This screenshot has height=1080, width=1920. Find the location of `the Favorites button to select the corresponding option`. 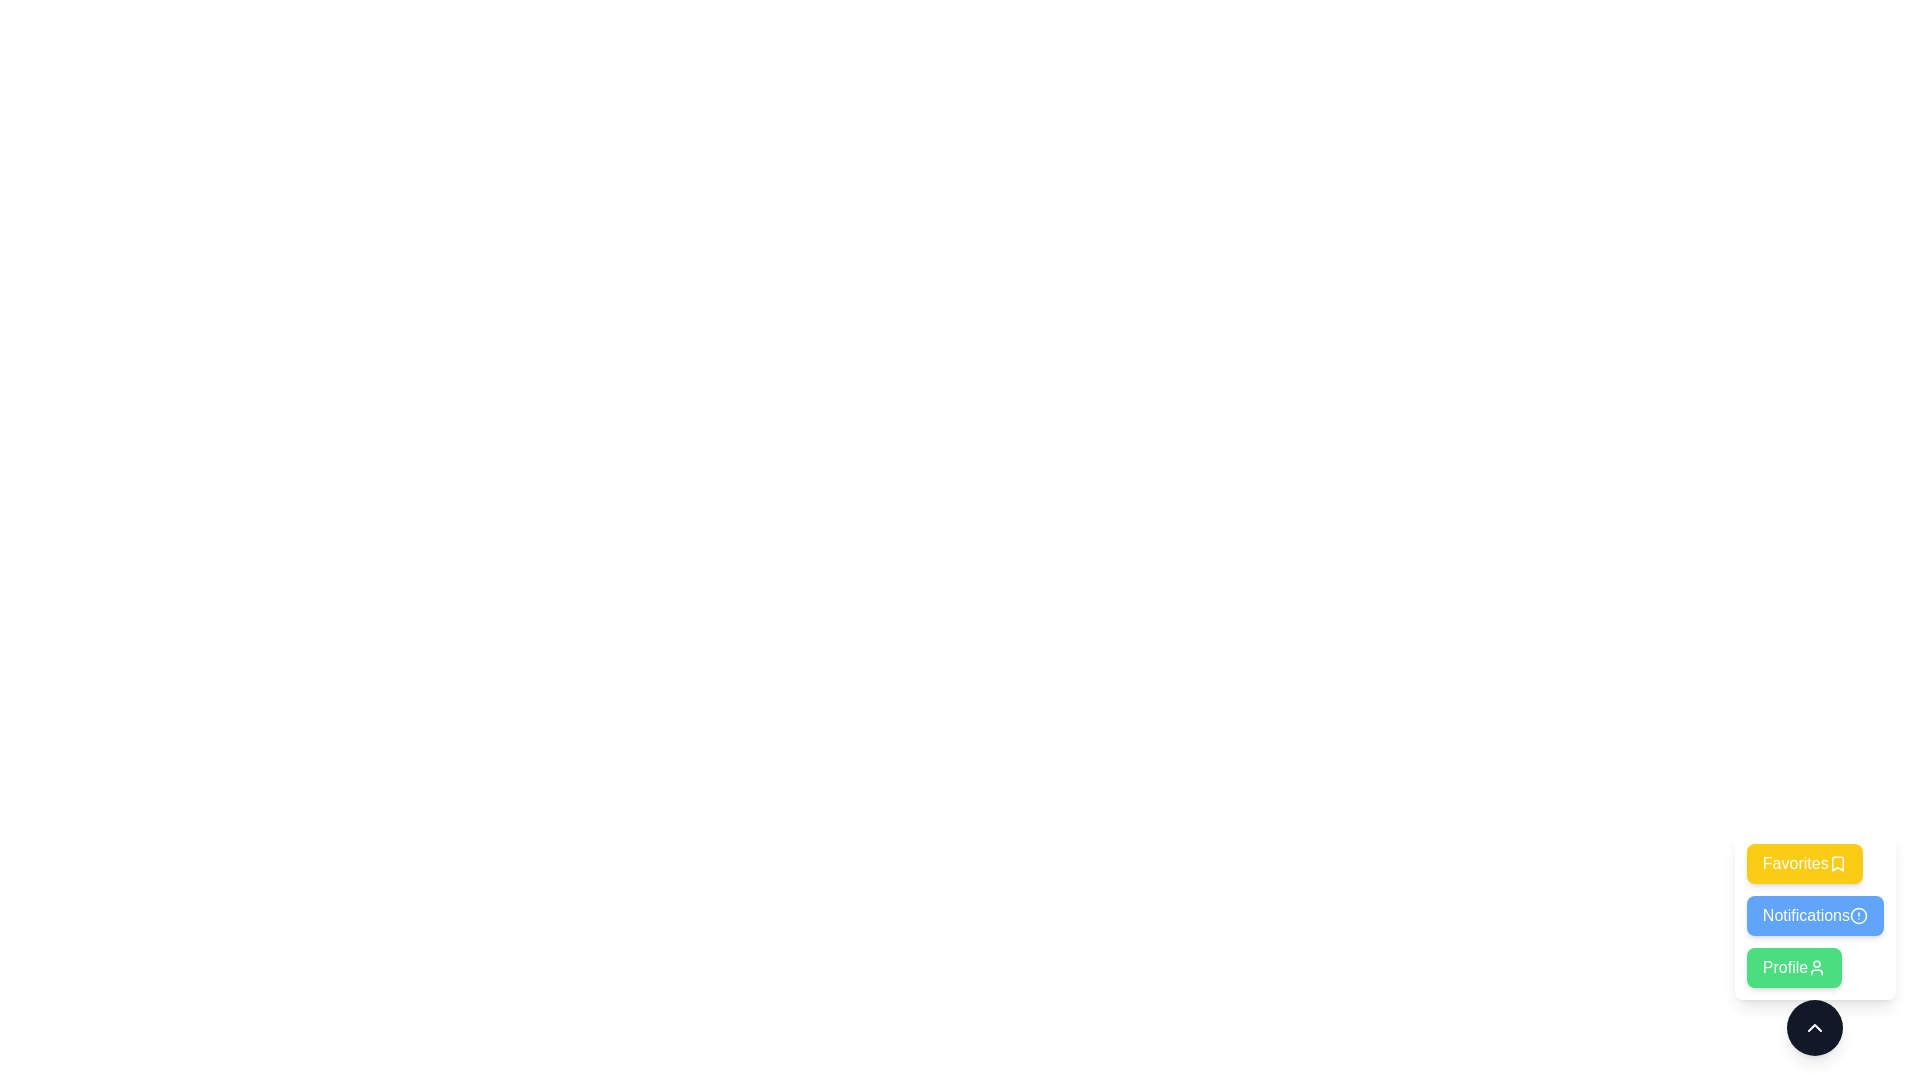

the Favorites button to select the corresponding option is located at coordinates (1804, 863).